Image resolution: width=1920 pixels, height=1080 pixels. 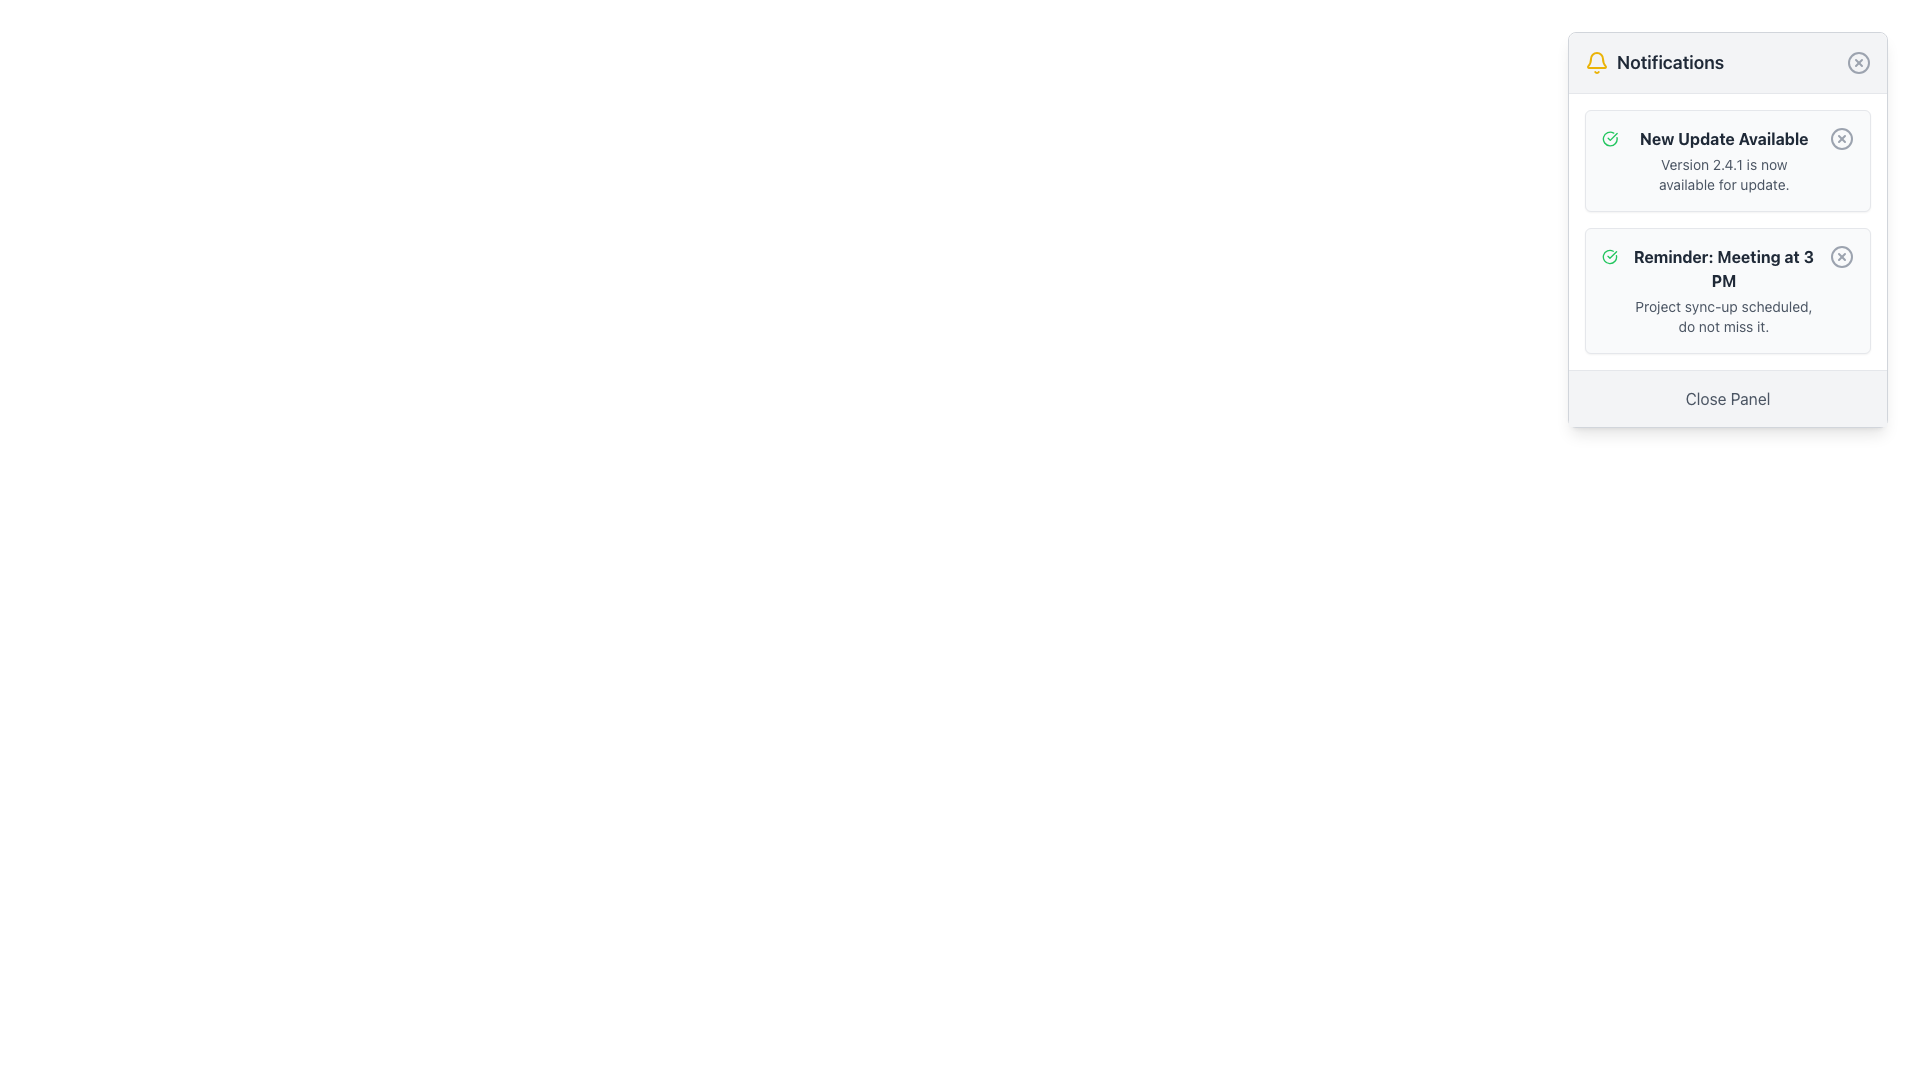 I want to click on the bell icon located at the top-left corner of the notification panel, adjacent to the 'Notifications' title text for contextual understanding, so click(x=1596, y=61).